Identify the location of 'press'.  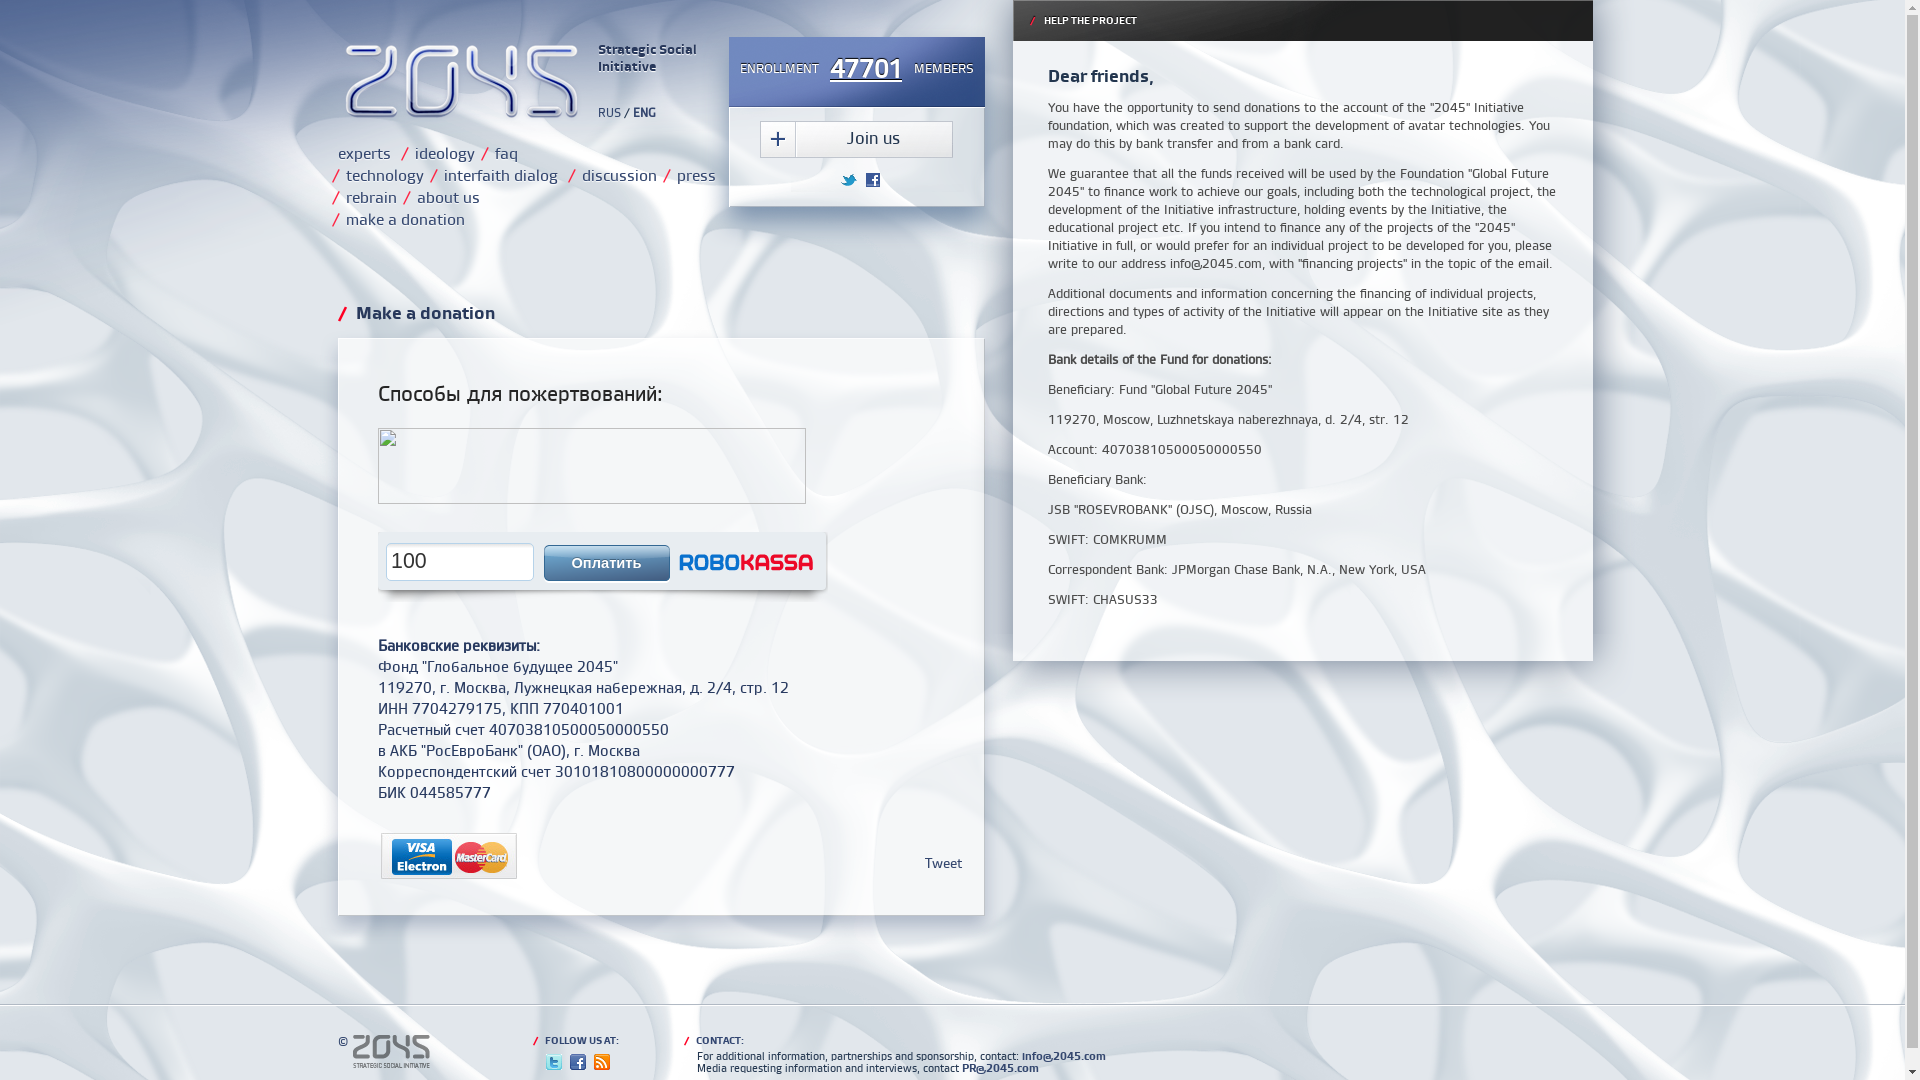
(695, 173).